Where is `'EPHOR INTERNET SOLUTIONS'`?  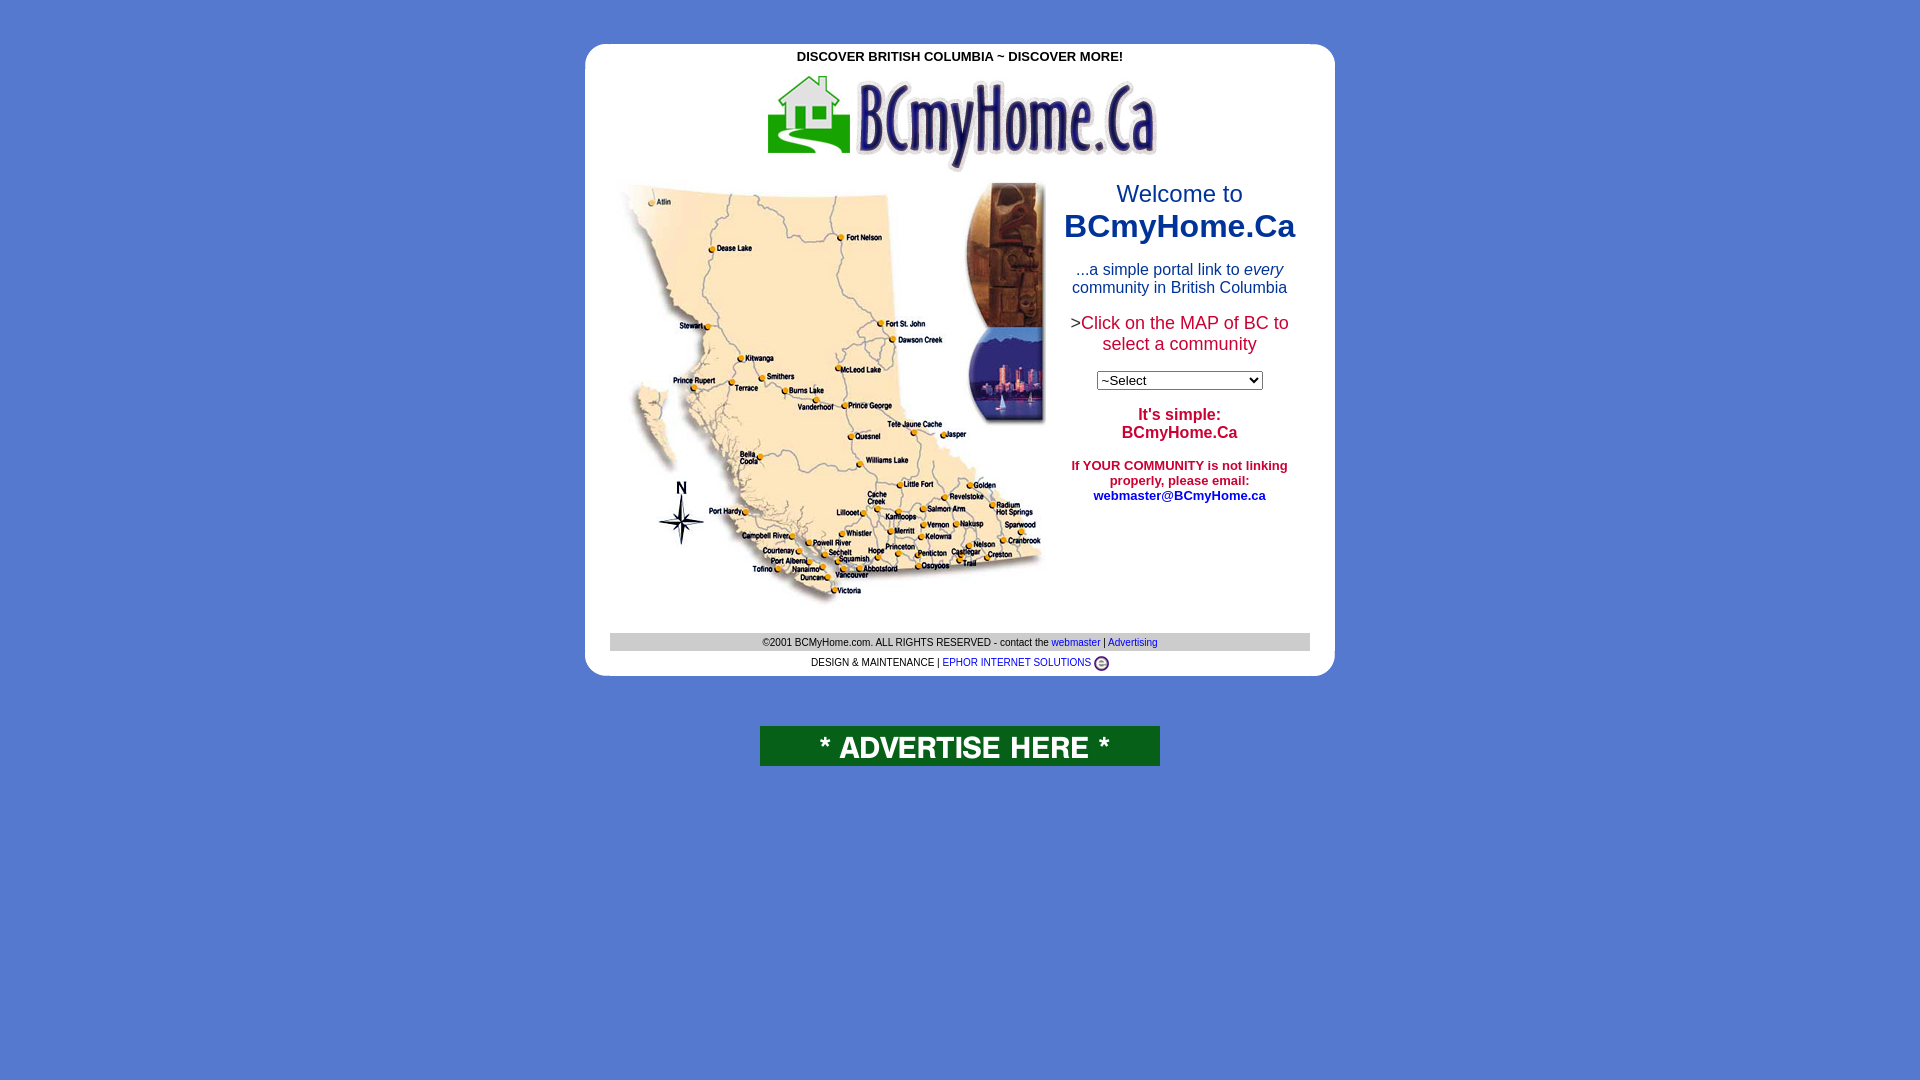
'EPHOR INTERNET SOLUTIONS' is located at coordinates (1016, 662).